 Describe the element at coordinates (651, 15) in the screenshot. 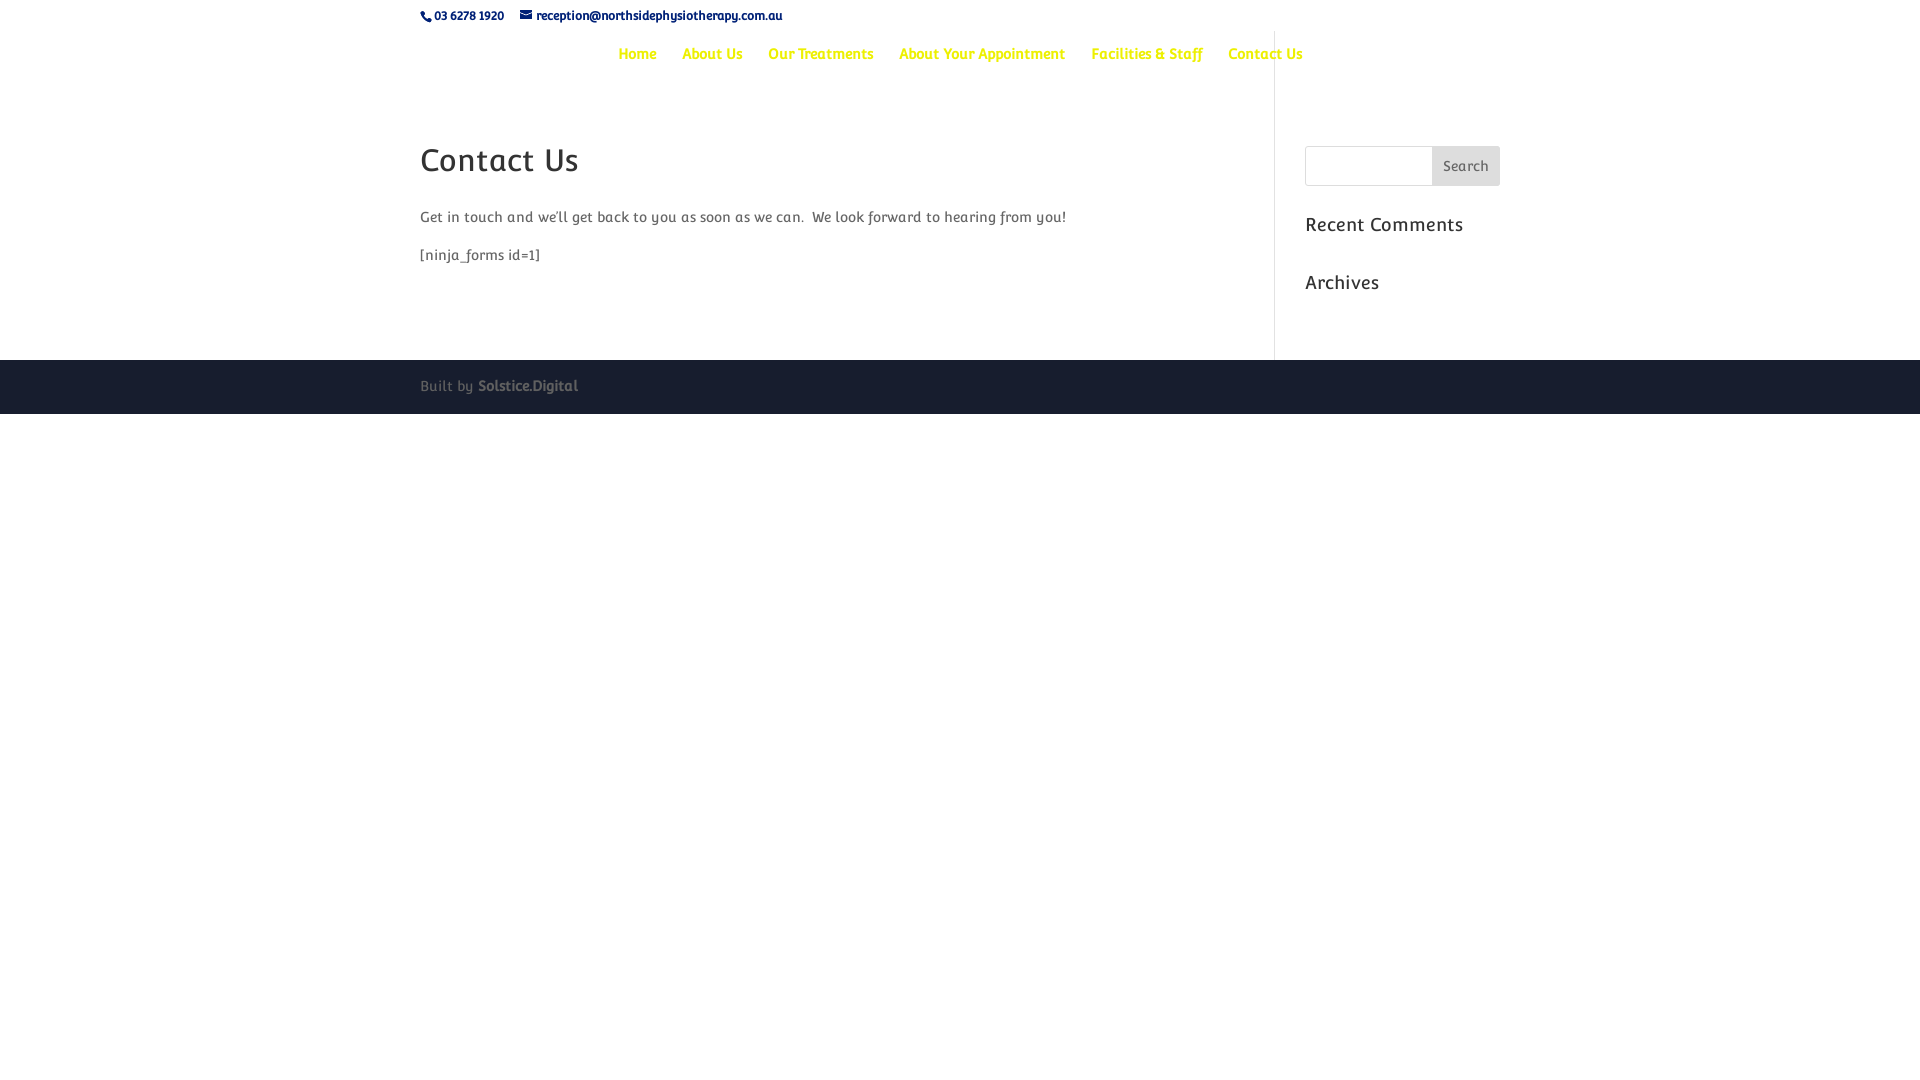

I see `'reception@northsidephysiotherapy.com.au'` at that location.